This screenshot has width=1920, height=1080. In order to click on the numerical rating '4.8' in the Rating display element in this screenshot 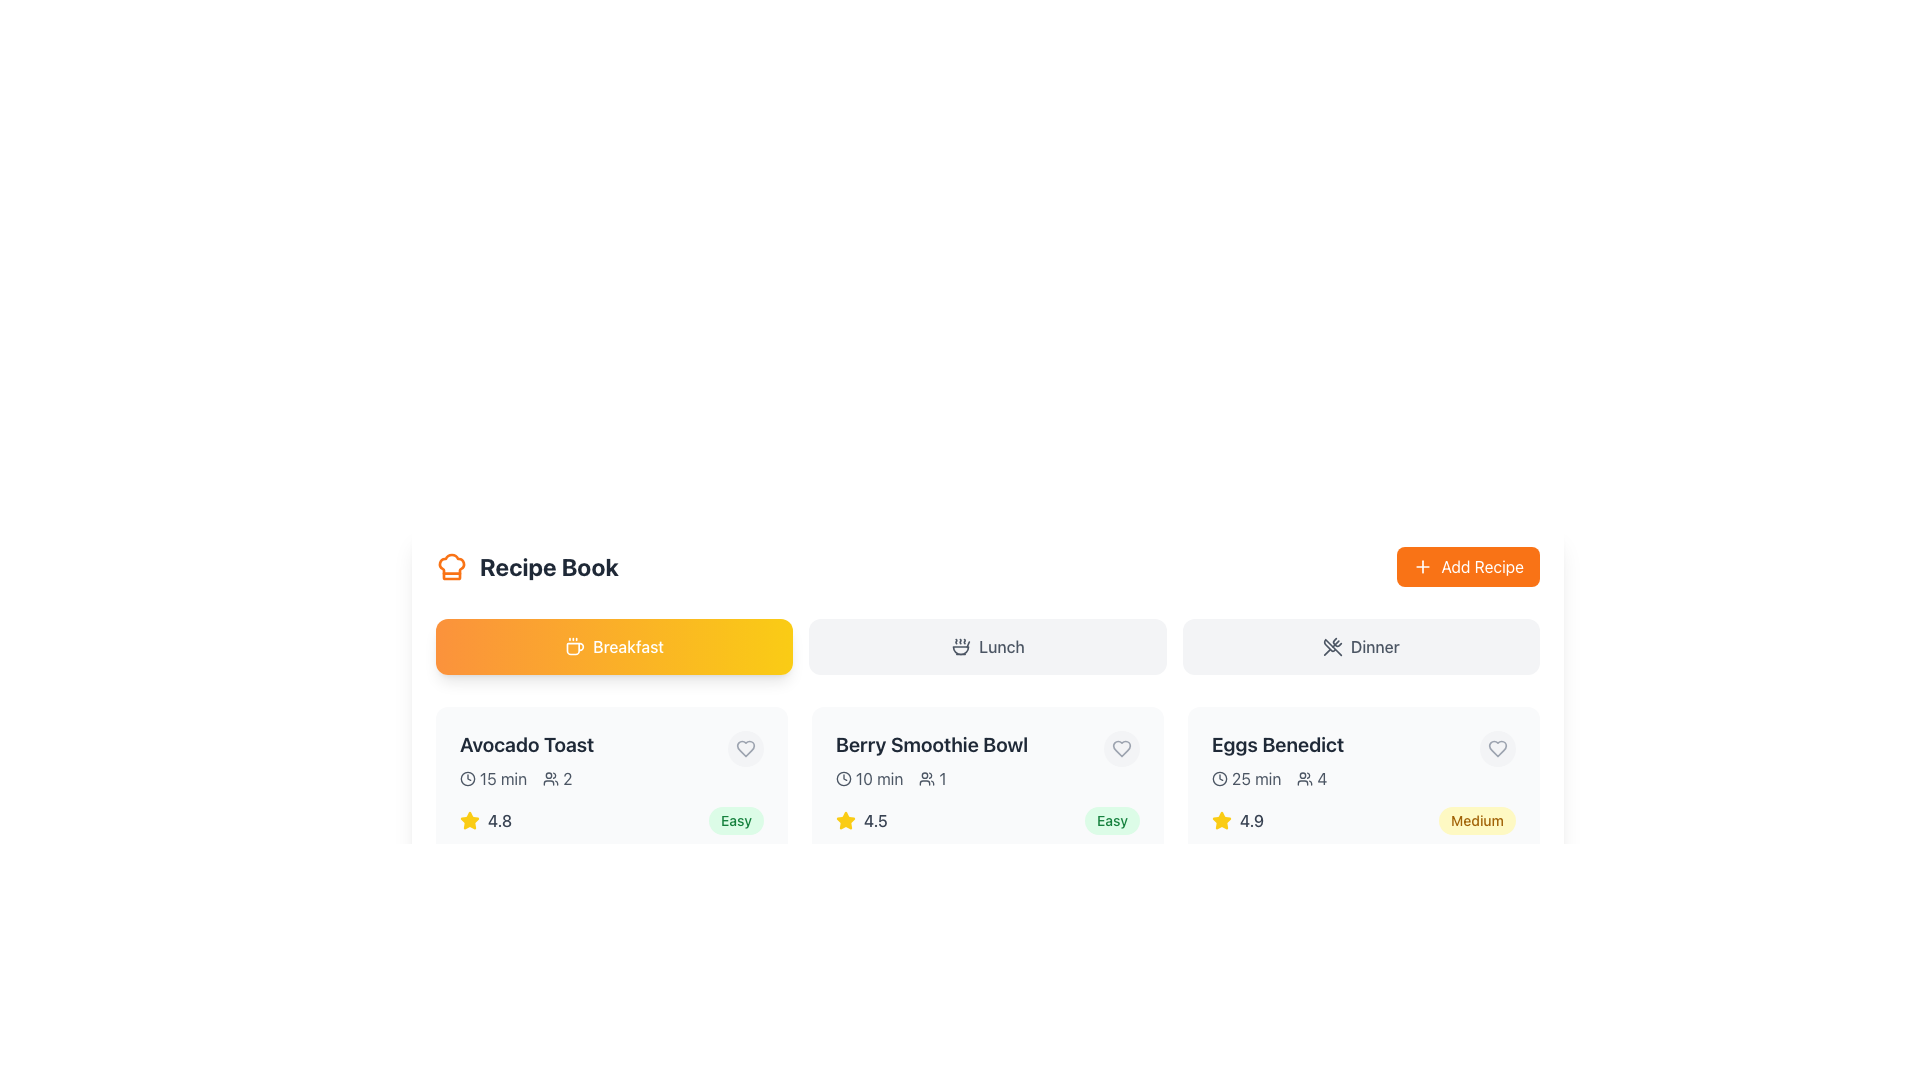, I will do `click(486, 821)`.